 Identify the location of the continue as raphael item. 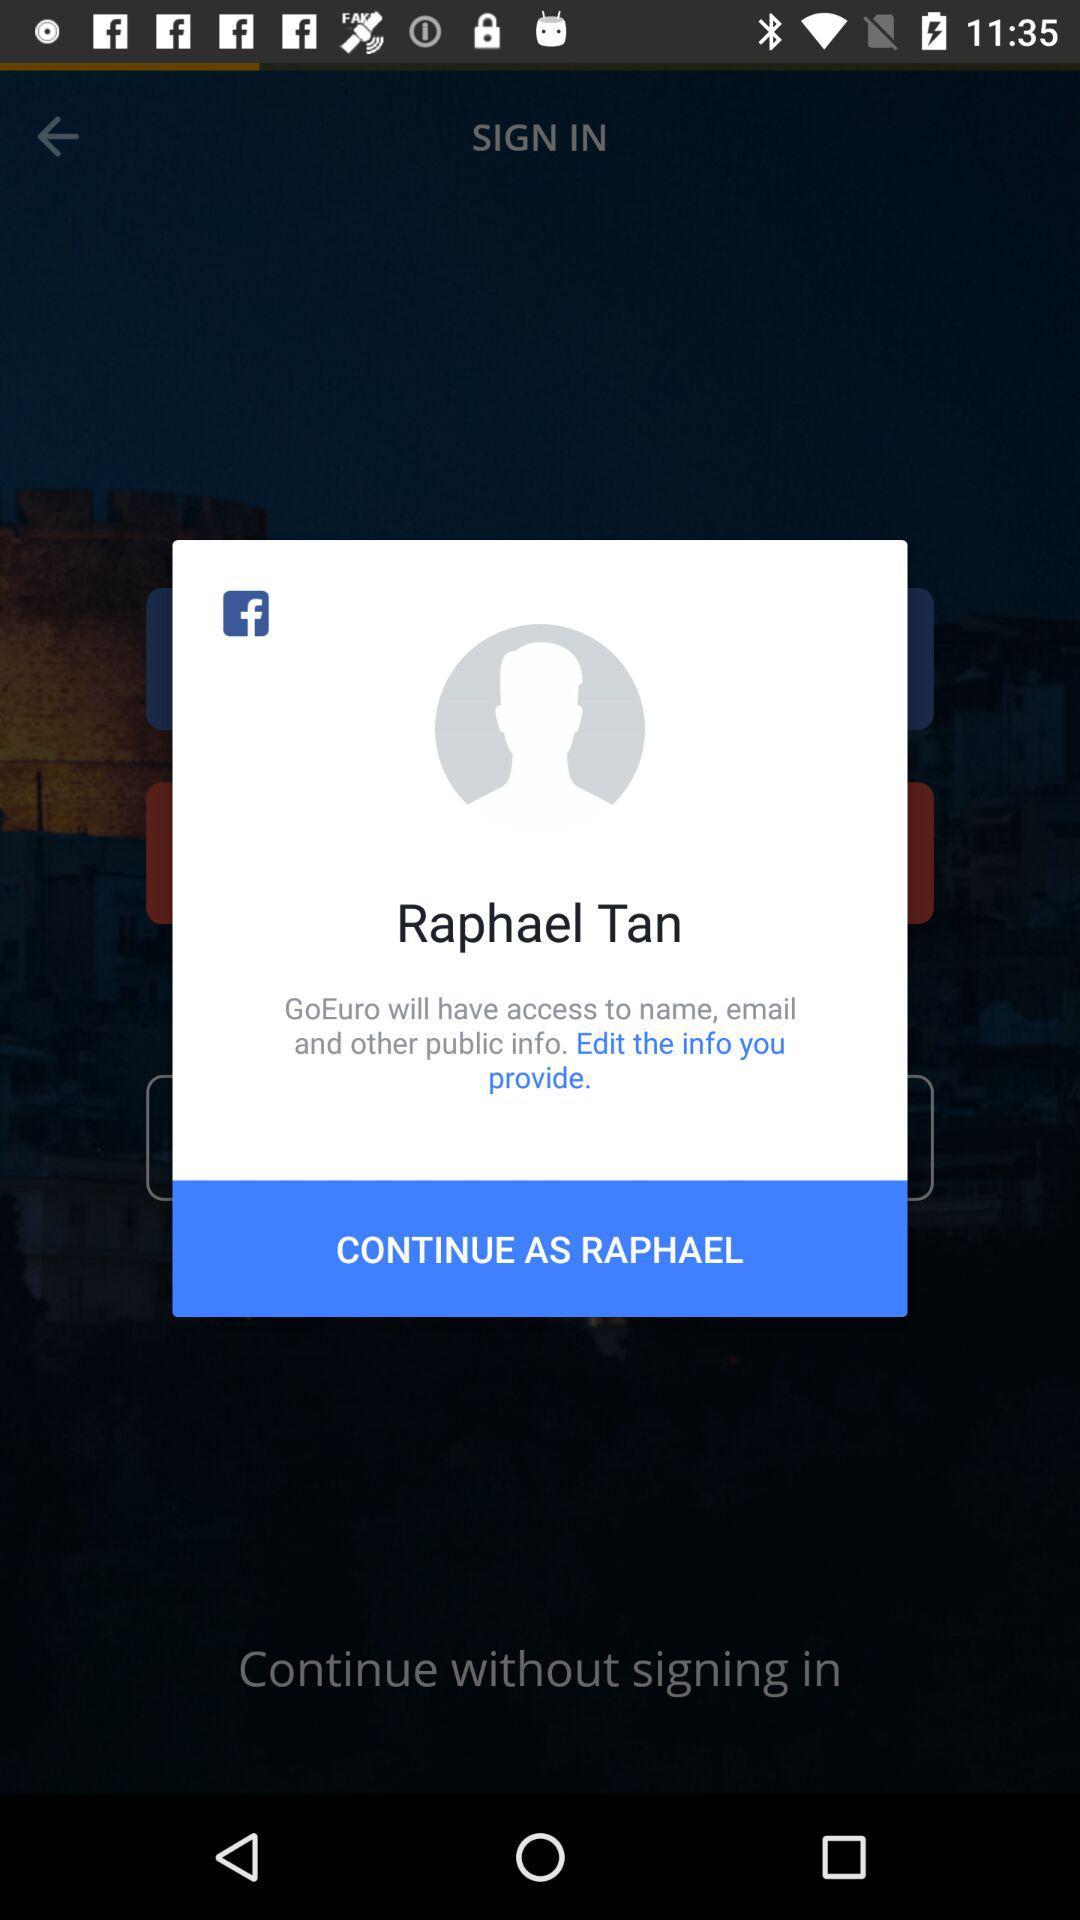
(540, 1247).